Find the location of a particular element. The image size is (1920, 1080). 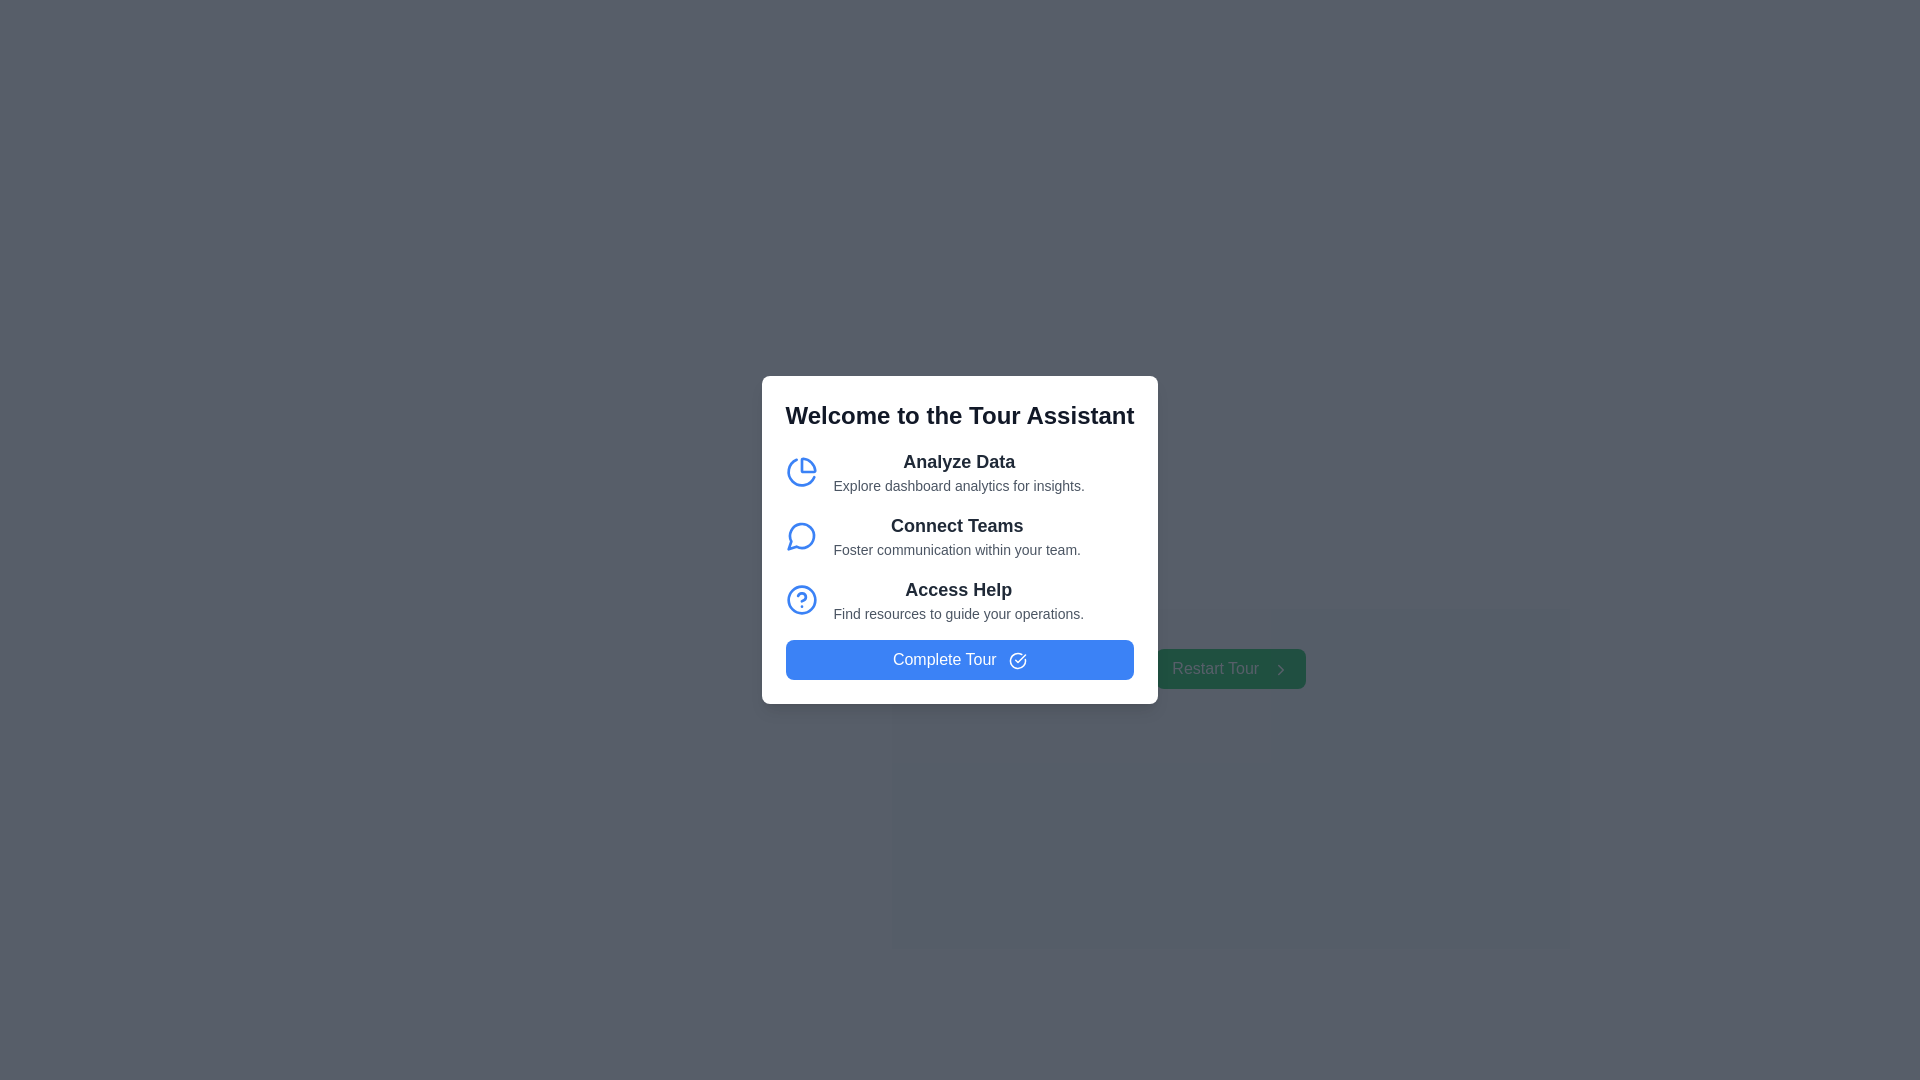

the text element displaying 'Explore dashboard analytics for insights.' which is styled in grey color and positioned below 'Analyze Data' within the modal titled 'Welcome to the Tour Assistant' is located at coordinates (958, 486).